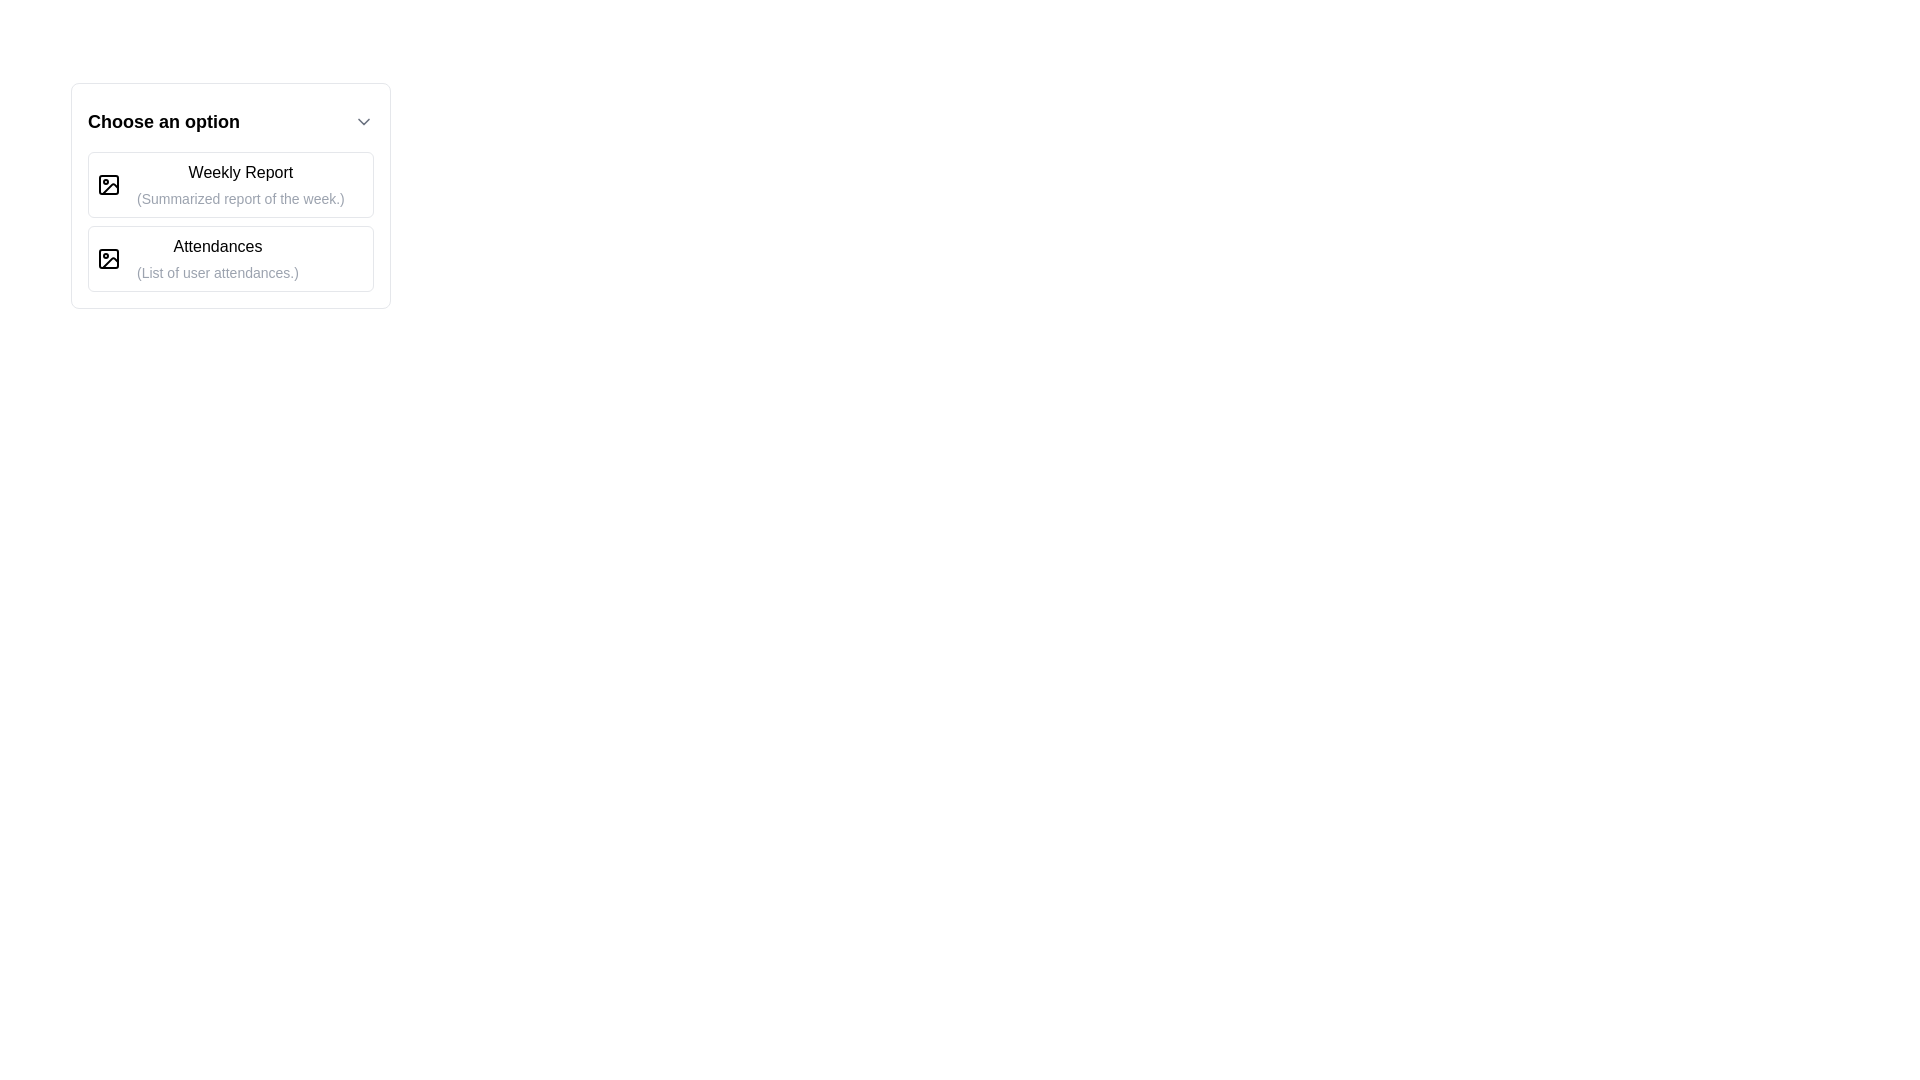 The image size is (1920, 1080). I want to click on the 'Attendances' icon, which is located to the left of the label text in the section for user attendances, so click(108, 257).